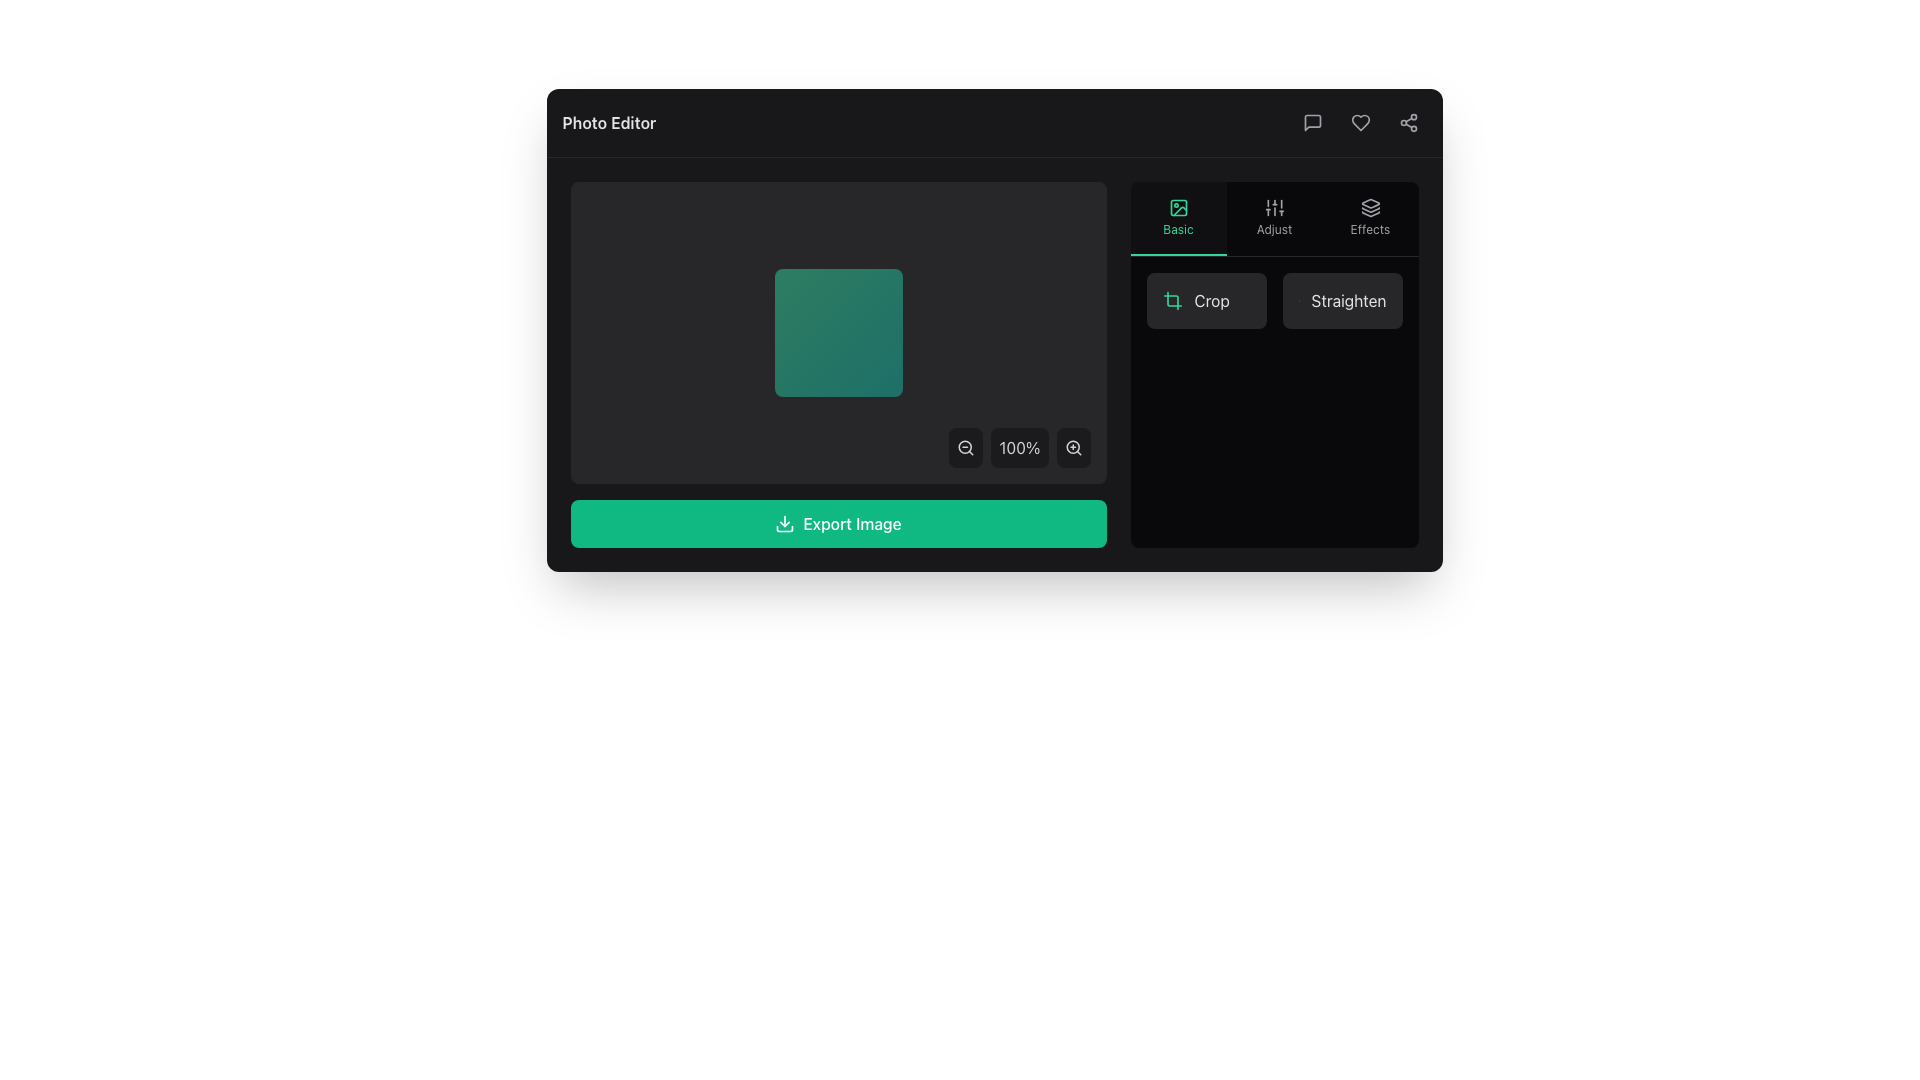 The image size is (1920, 1080). I want to click on the informational label that indicates the current zoom level of 100%, located at the bottom-right corner between zoom-out and zoom-in buttons, so click(1019, 446).